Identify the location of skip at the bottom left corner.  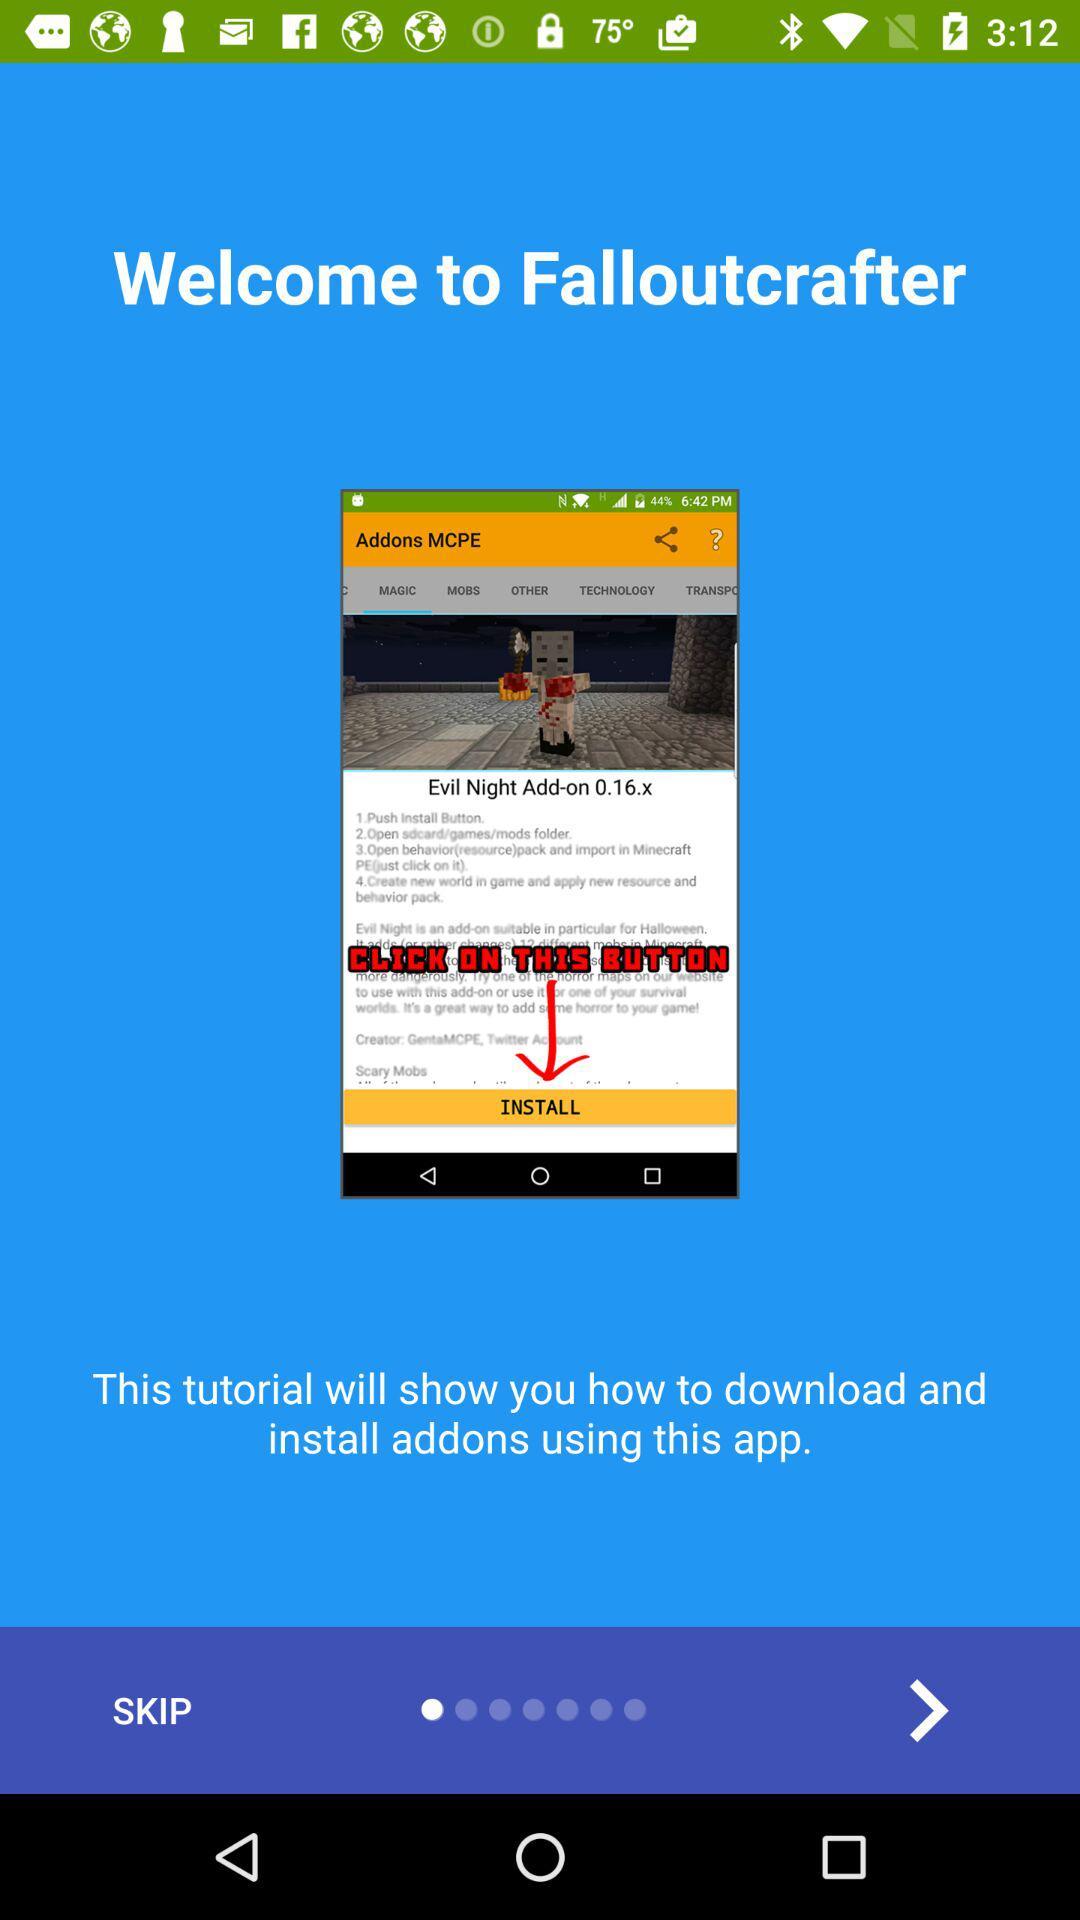
(151, 1709).